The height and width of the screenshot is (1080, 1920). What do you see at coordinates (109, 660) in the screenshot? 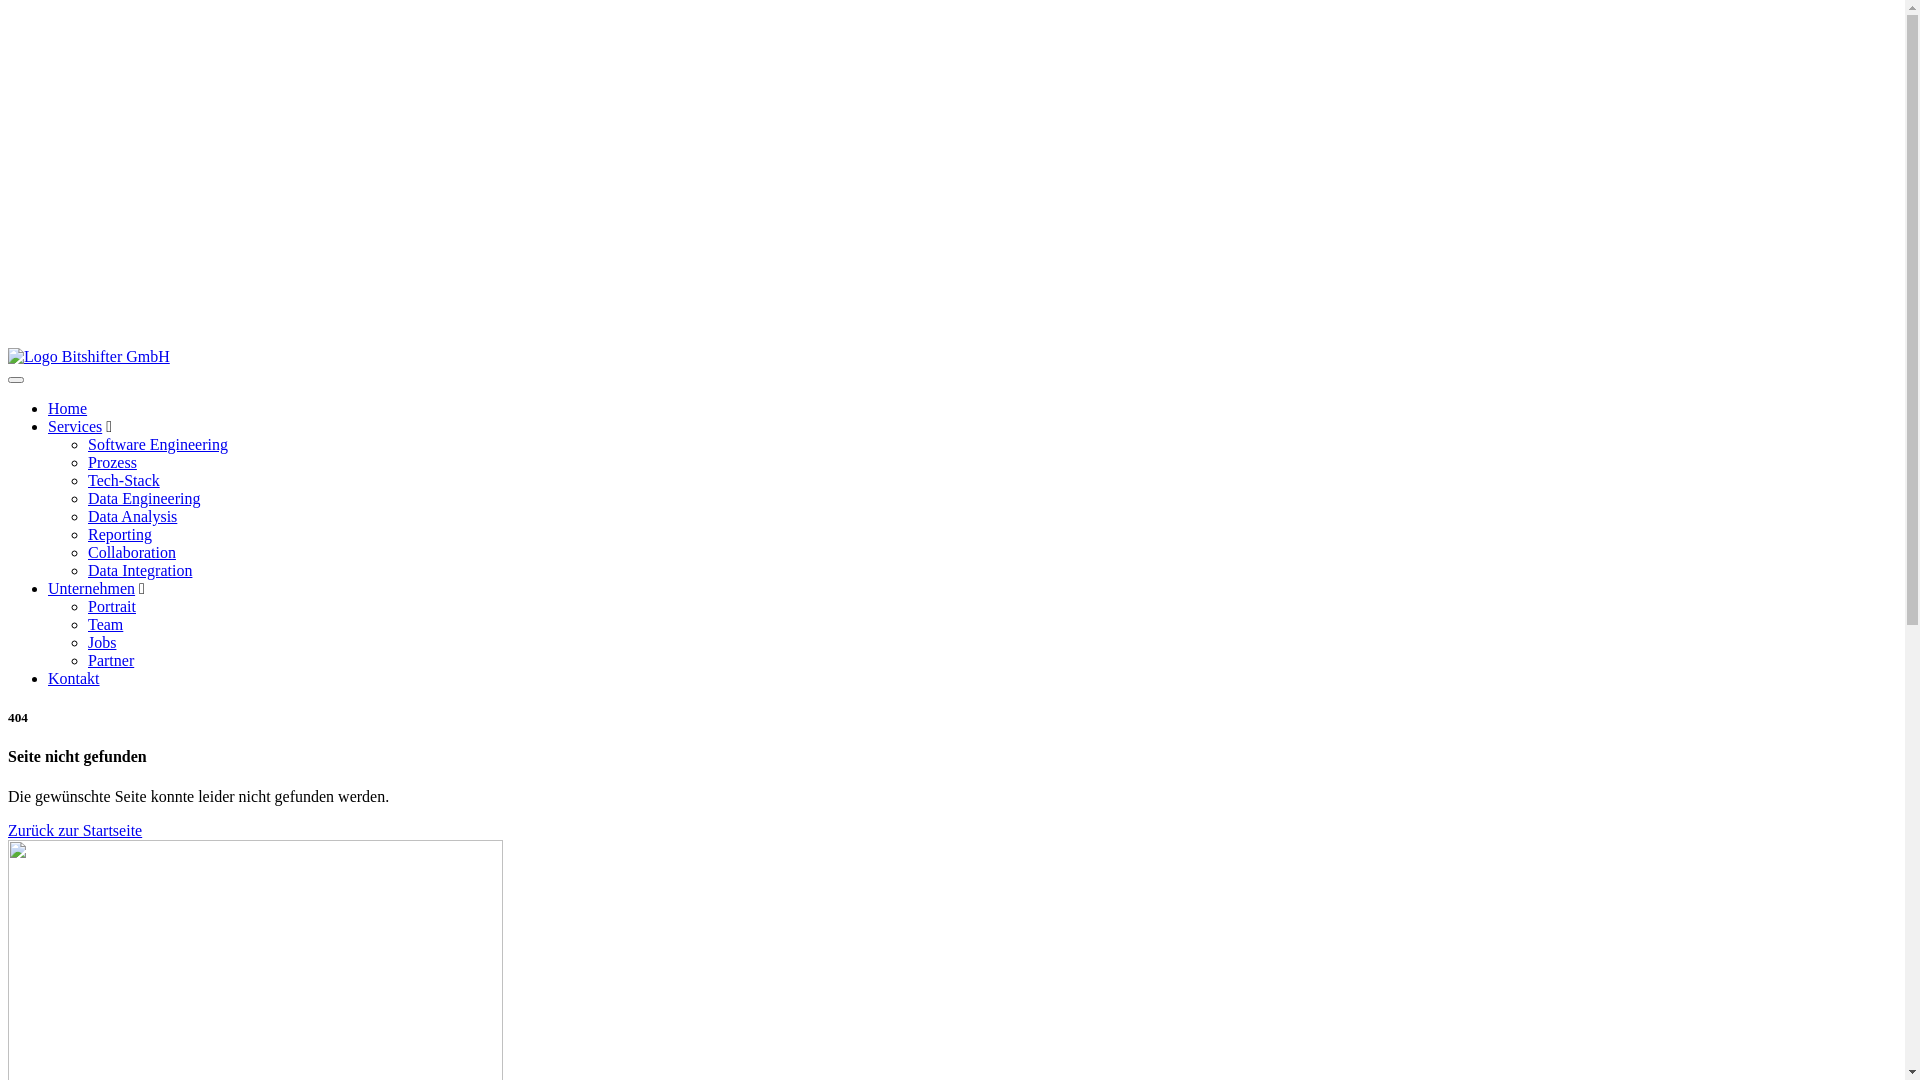
I see `'Partner'` at bounding box center [109, 660].